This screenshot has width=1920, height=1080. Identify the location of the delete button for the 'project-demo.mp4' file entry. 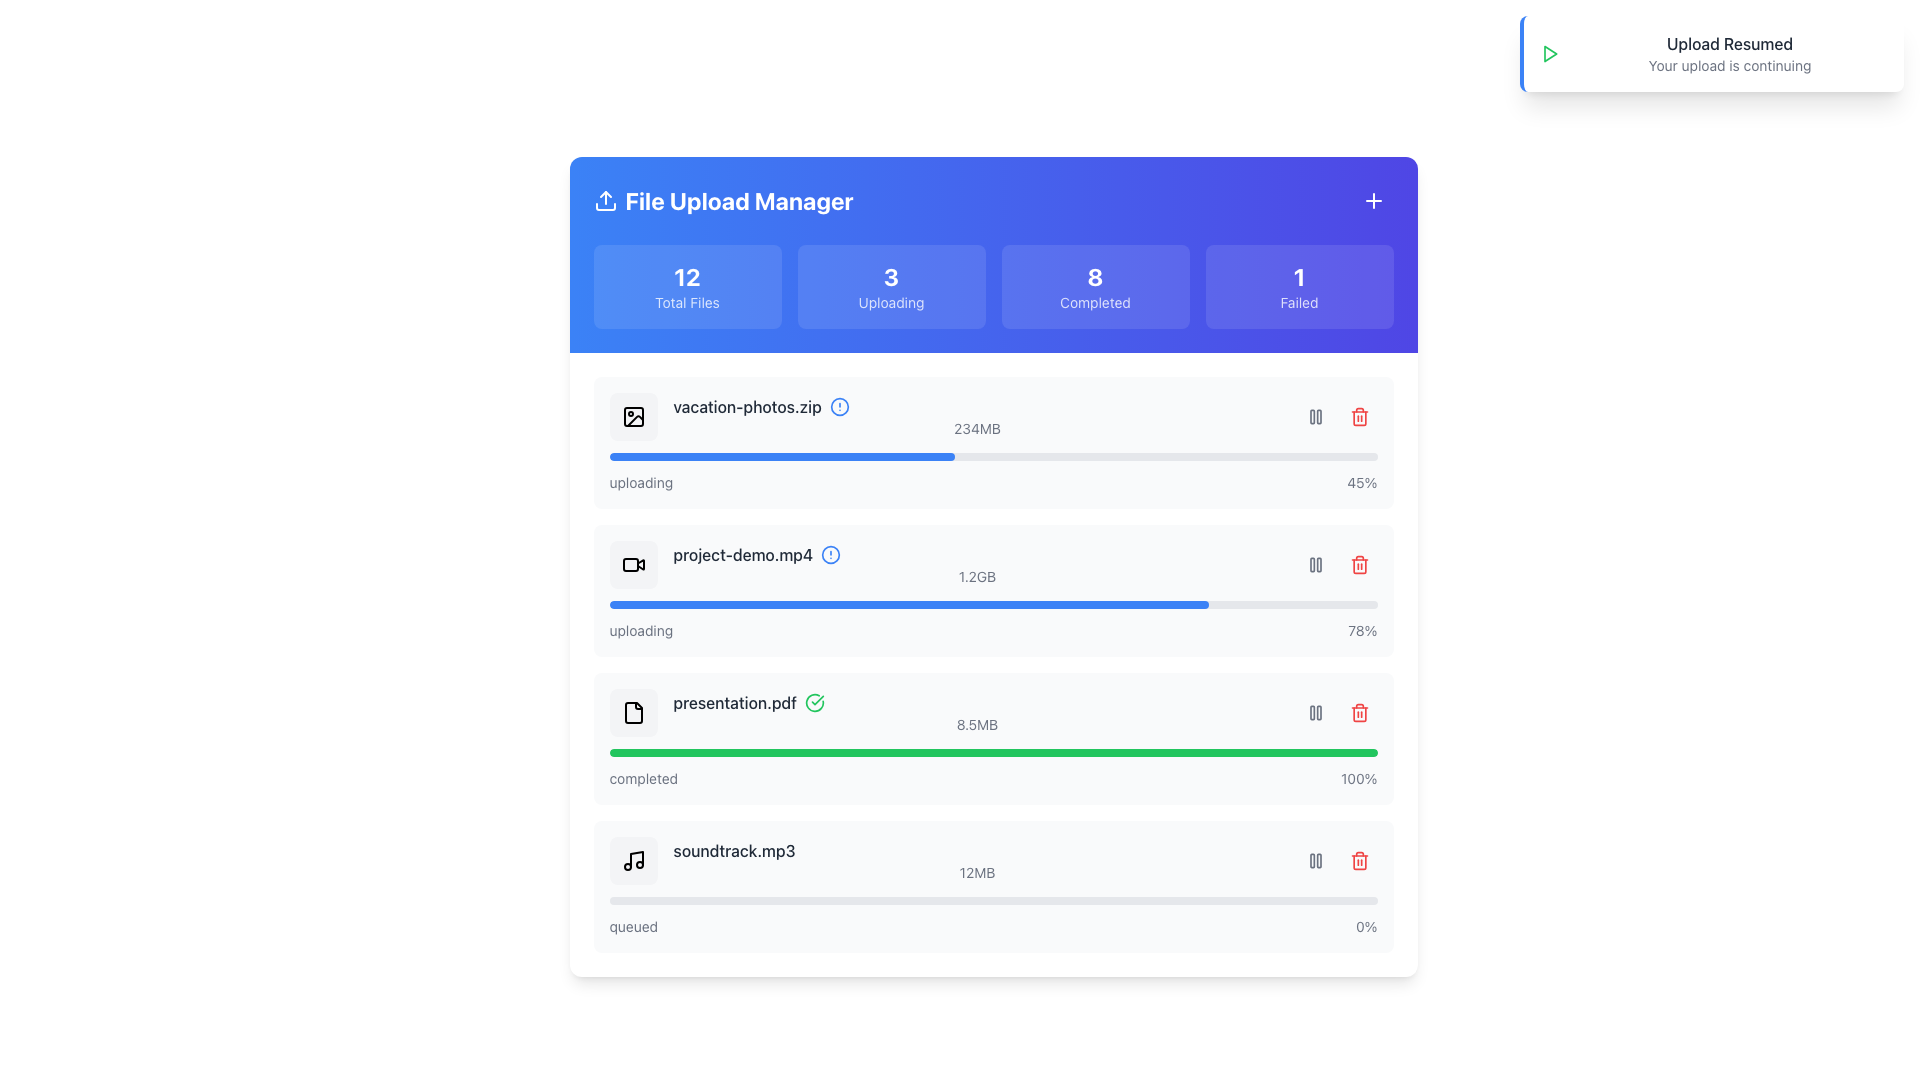
(1359, 415).